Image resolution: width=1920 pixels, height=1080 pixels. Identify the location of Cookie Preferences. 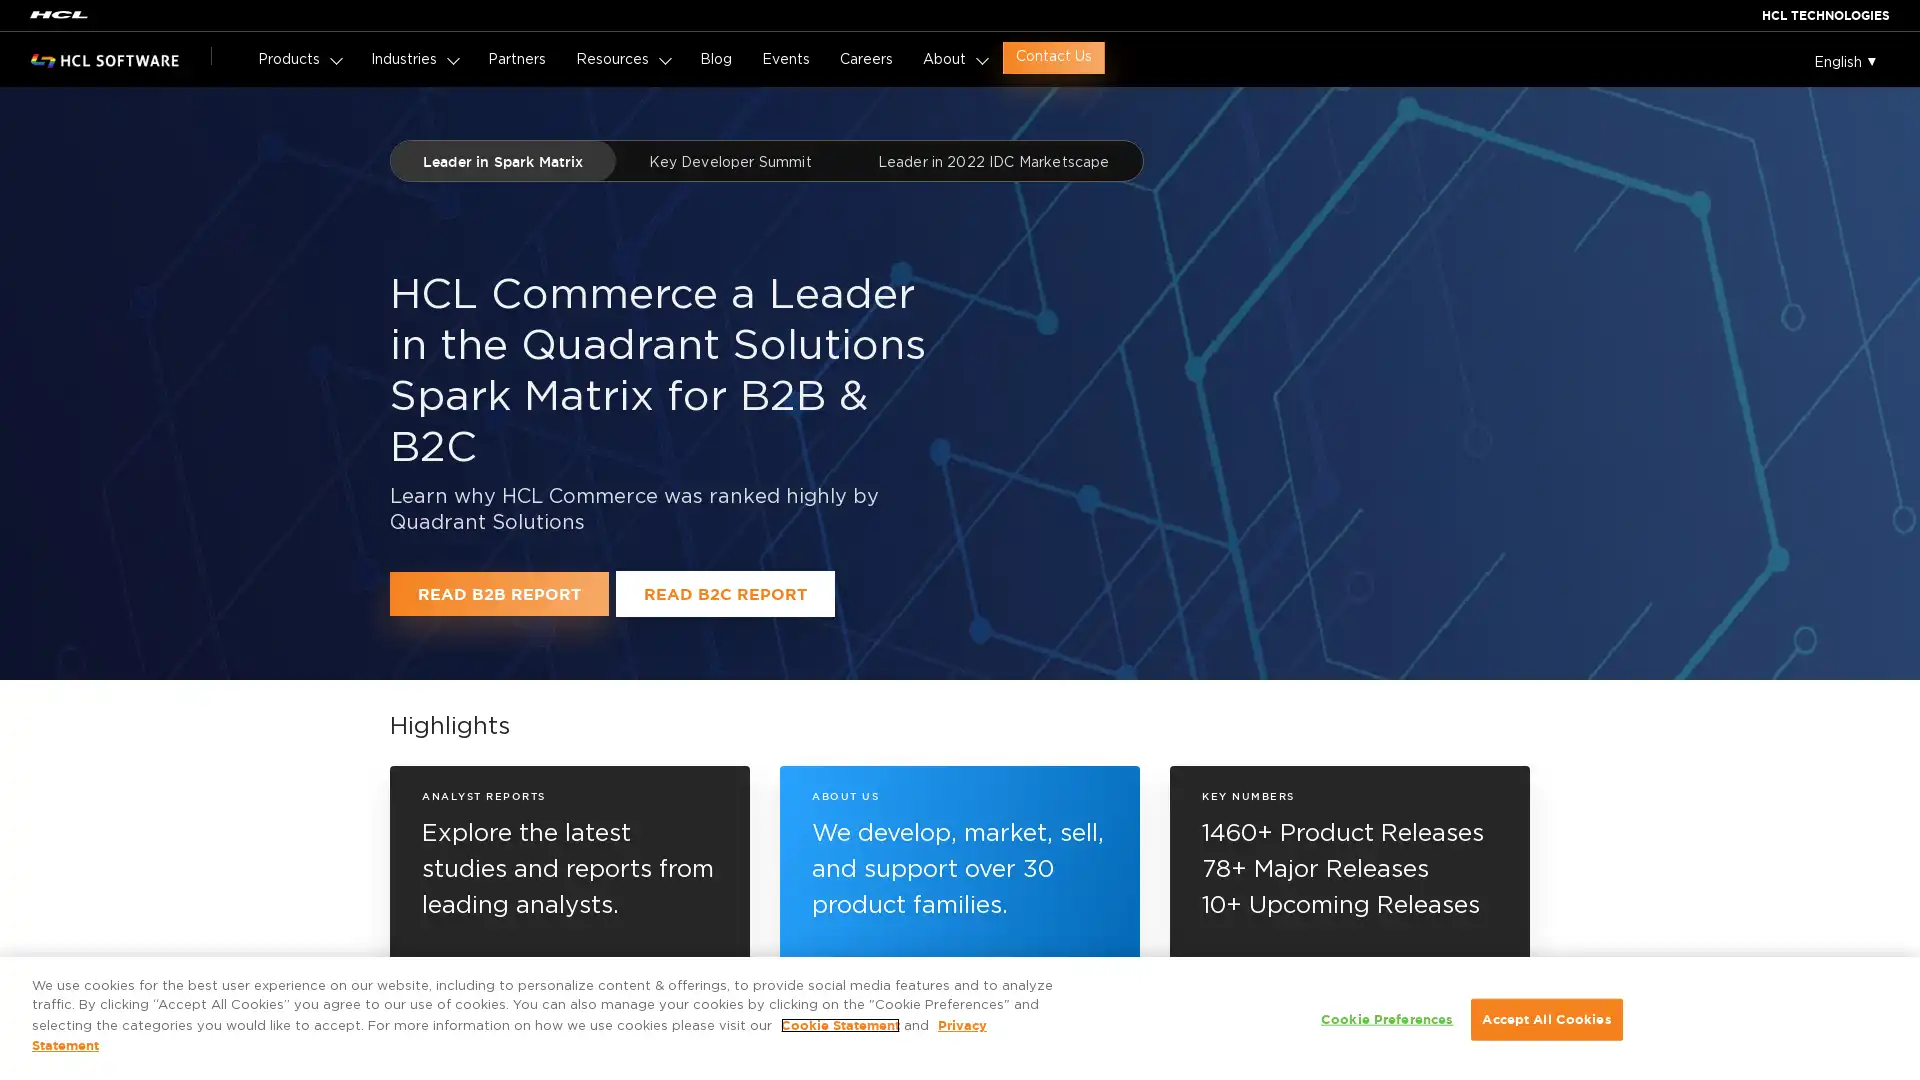
(1386, 1019).